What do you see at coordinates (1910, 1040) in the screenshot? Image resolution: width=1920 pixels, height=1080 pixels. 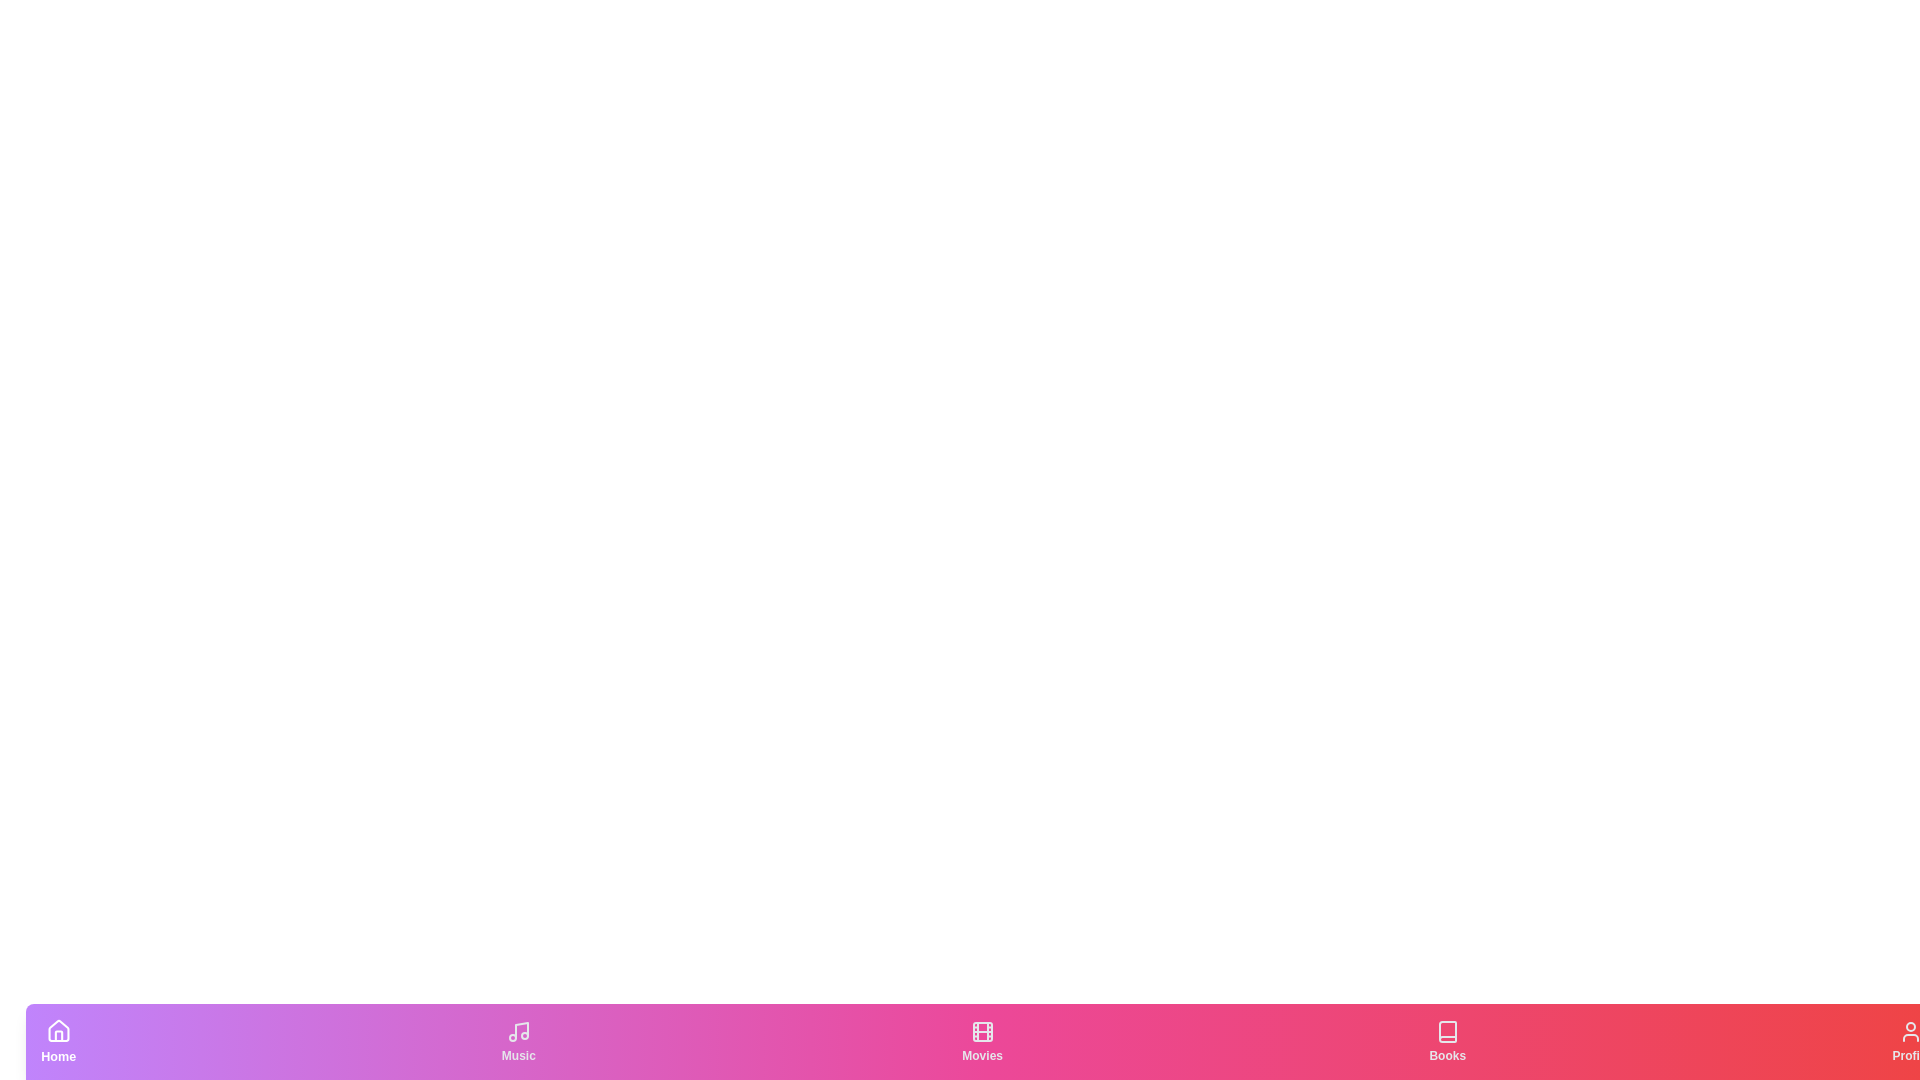 I see `the Profile tab` at bounding box center [1910, 1040].